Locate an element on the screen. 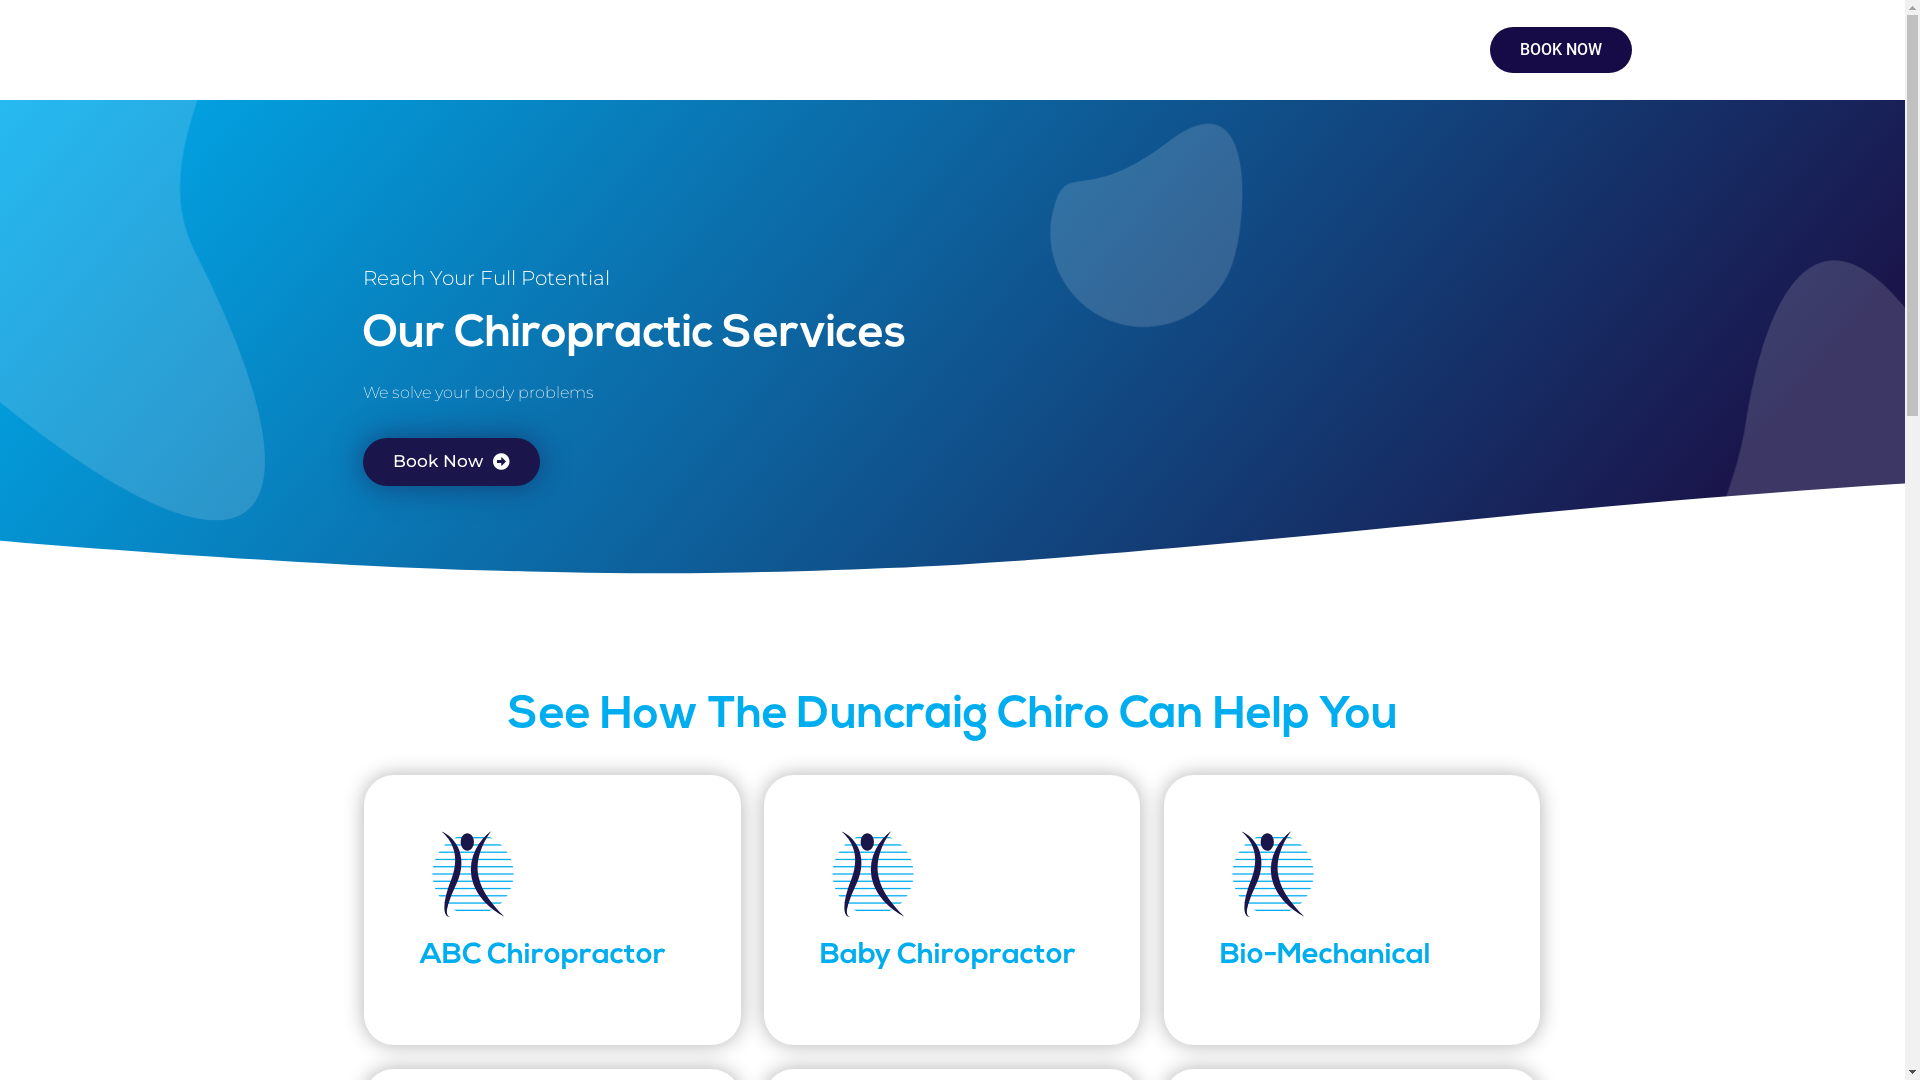 The image size is (1920, 1080). 'Baby Chiropractor' is located at coordinates (947, 954).